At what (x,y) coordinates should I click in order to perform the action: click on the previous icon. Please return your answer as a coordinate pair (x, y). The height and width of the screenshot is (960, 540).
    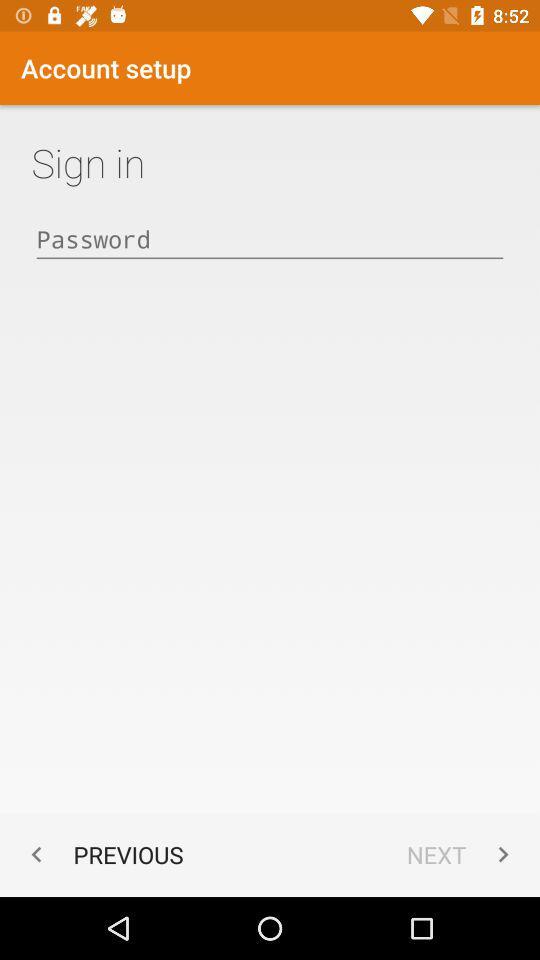
    Looking at the image, I should click on (102, 853).